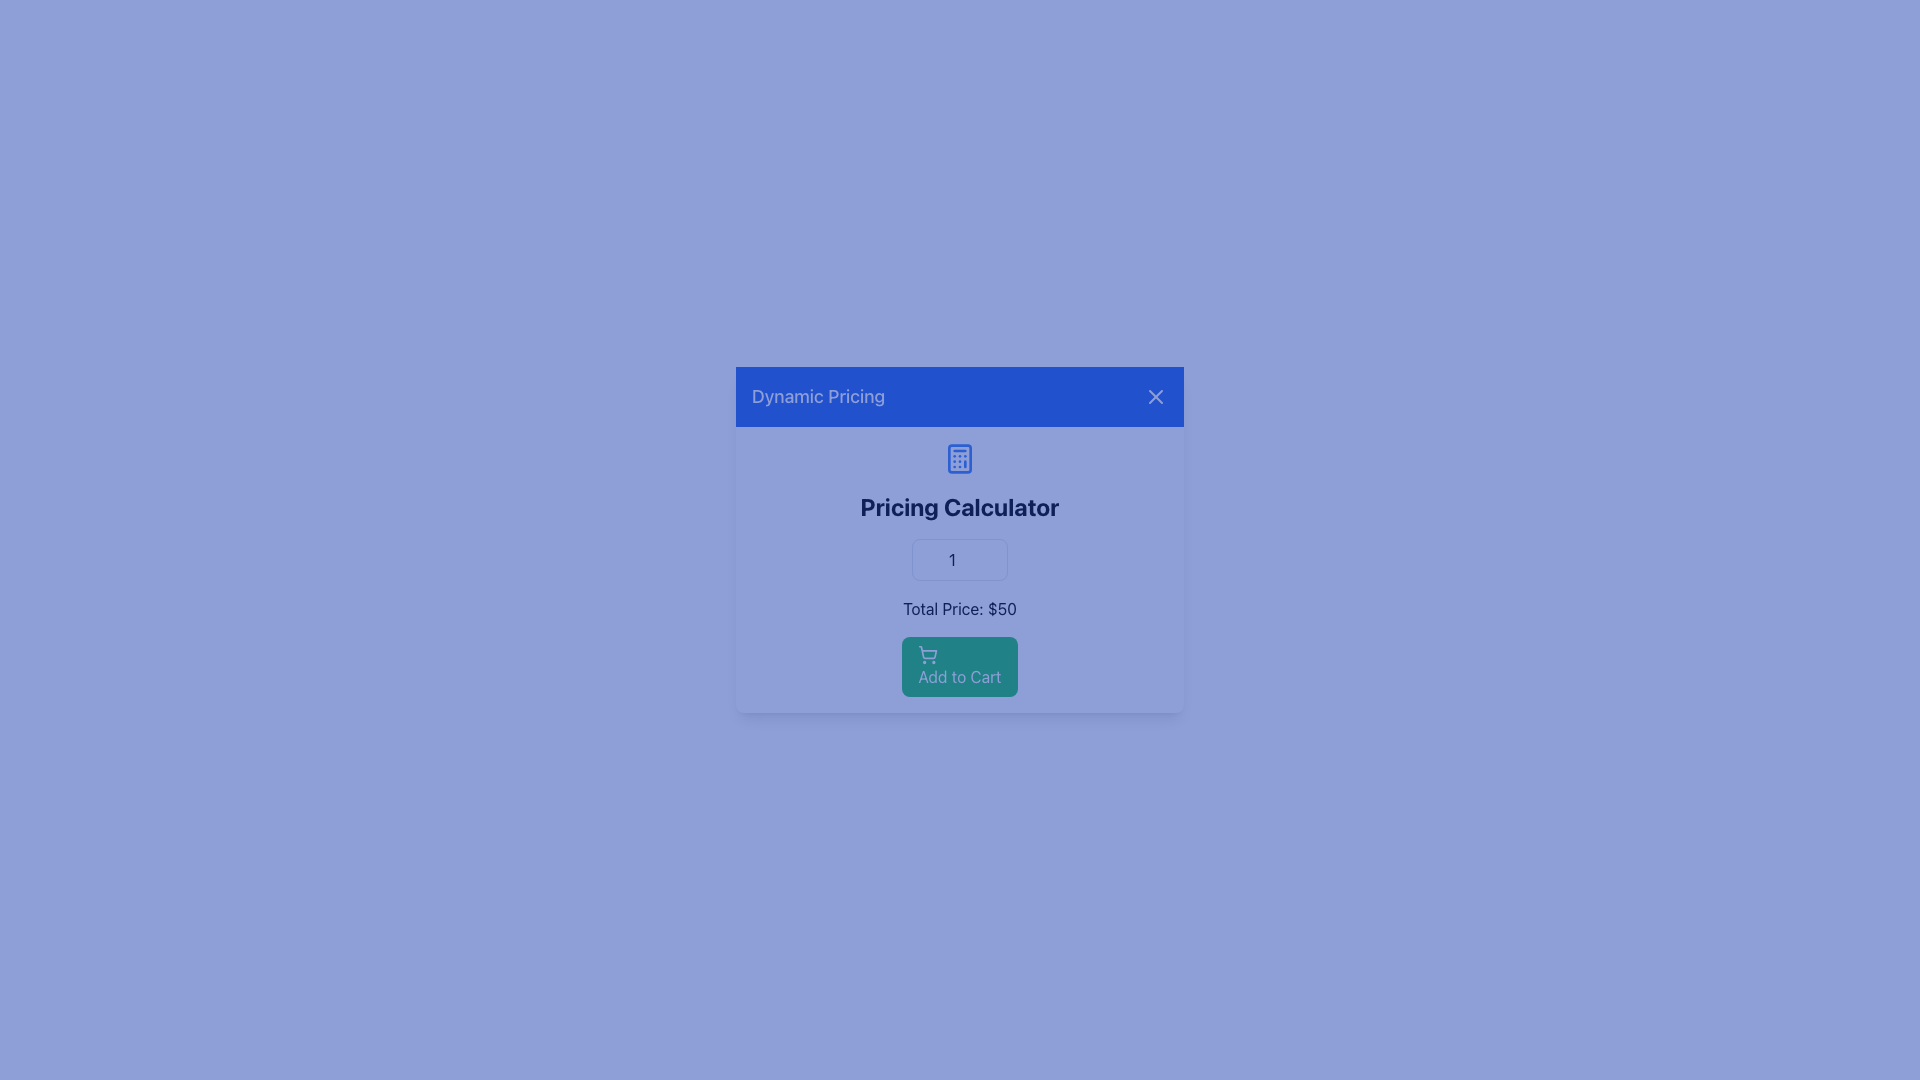 Image resolution: width=1920 pixels, height=1080 pixels. What do you see at coordinates (1156, 397) in the screenshot?
I see `the Close Button, represented by a small 'X' icon, located at the far right of the blue bar in the 'Dynamic Pricing' panel` at bounding box center [1156, 397].